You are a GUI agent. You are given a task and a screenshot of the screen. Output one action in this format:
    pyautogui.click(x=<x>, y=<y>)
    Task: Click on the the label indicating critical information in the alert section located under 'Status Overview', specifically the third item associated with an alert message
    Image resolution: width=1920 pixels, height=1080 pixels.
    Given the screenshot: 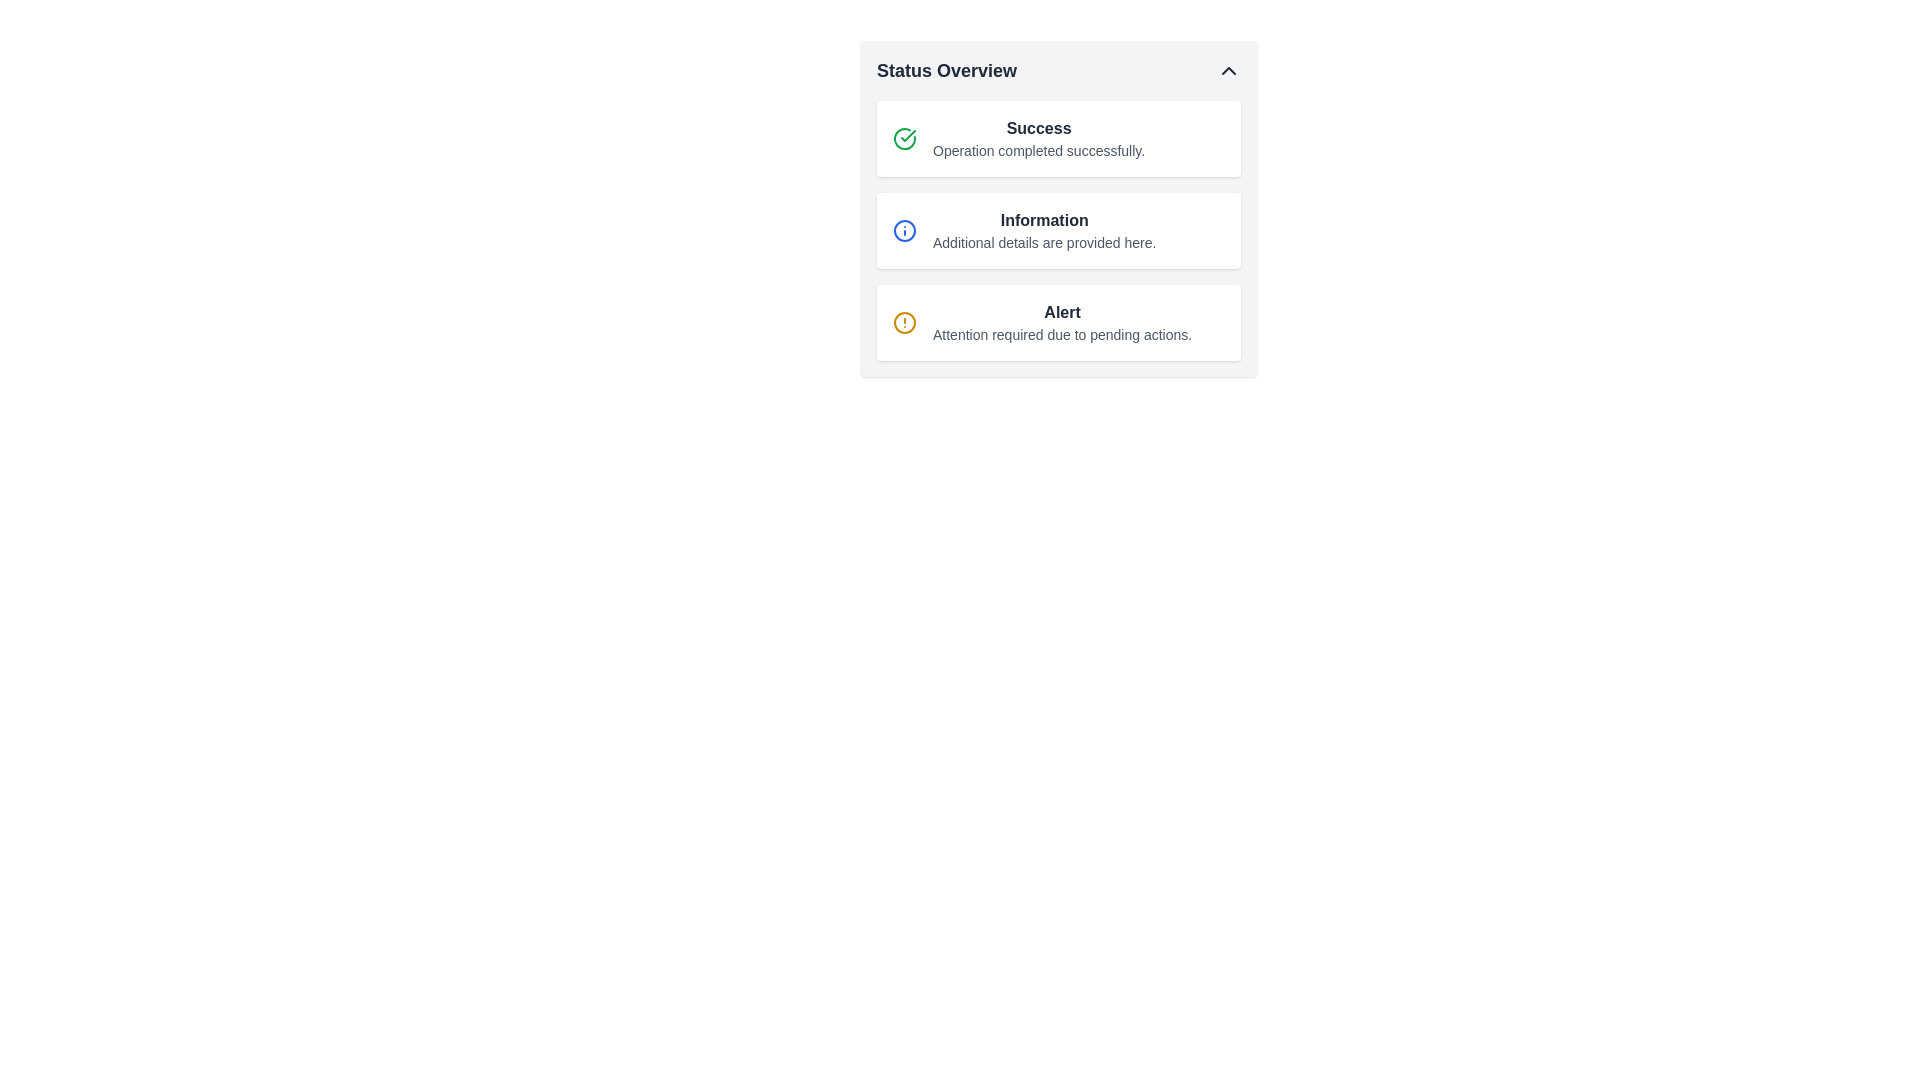 What is the action you would take?
    pyautogui.click(x=1061, y=312)
    